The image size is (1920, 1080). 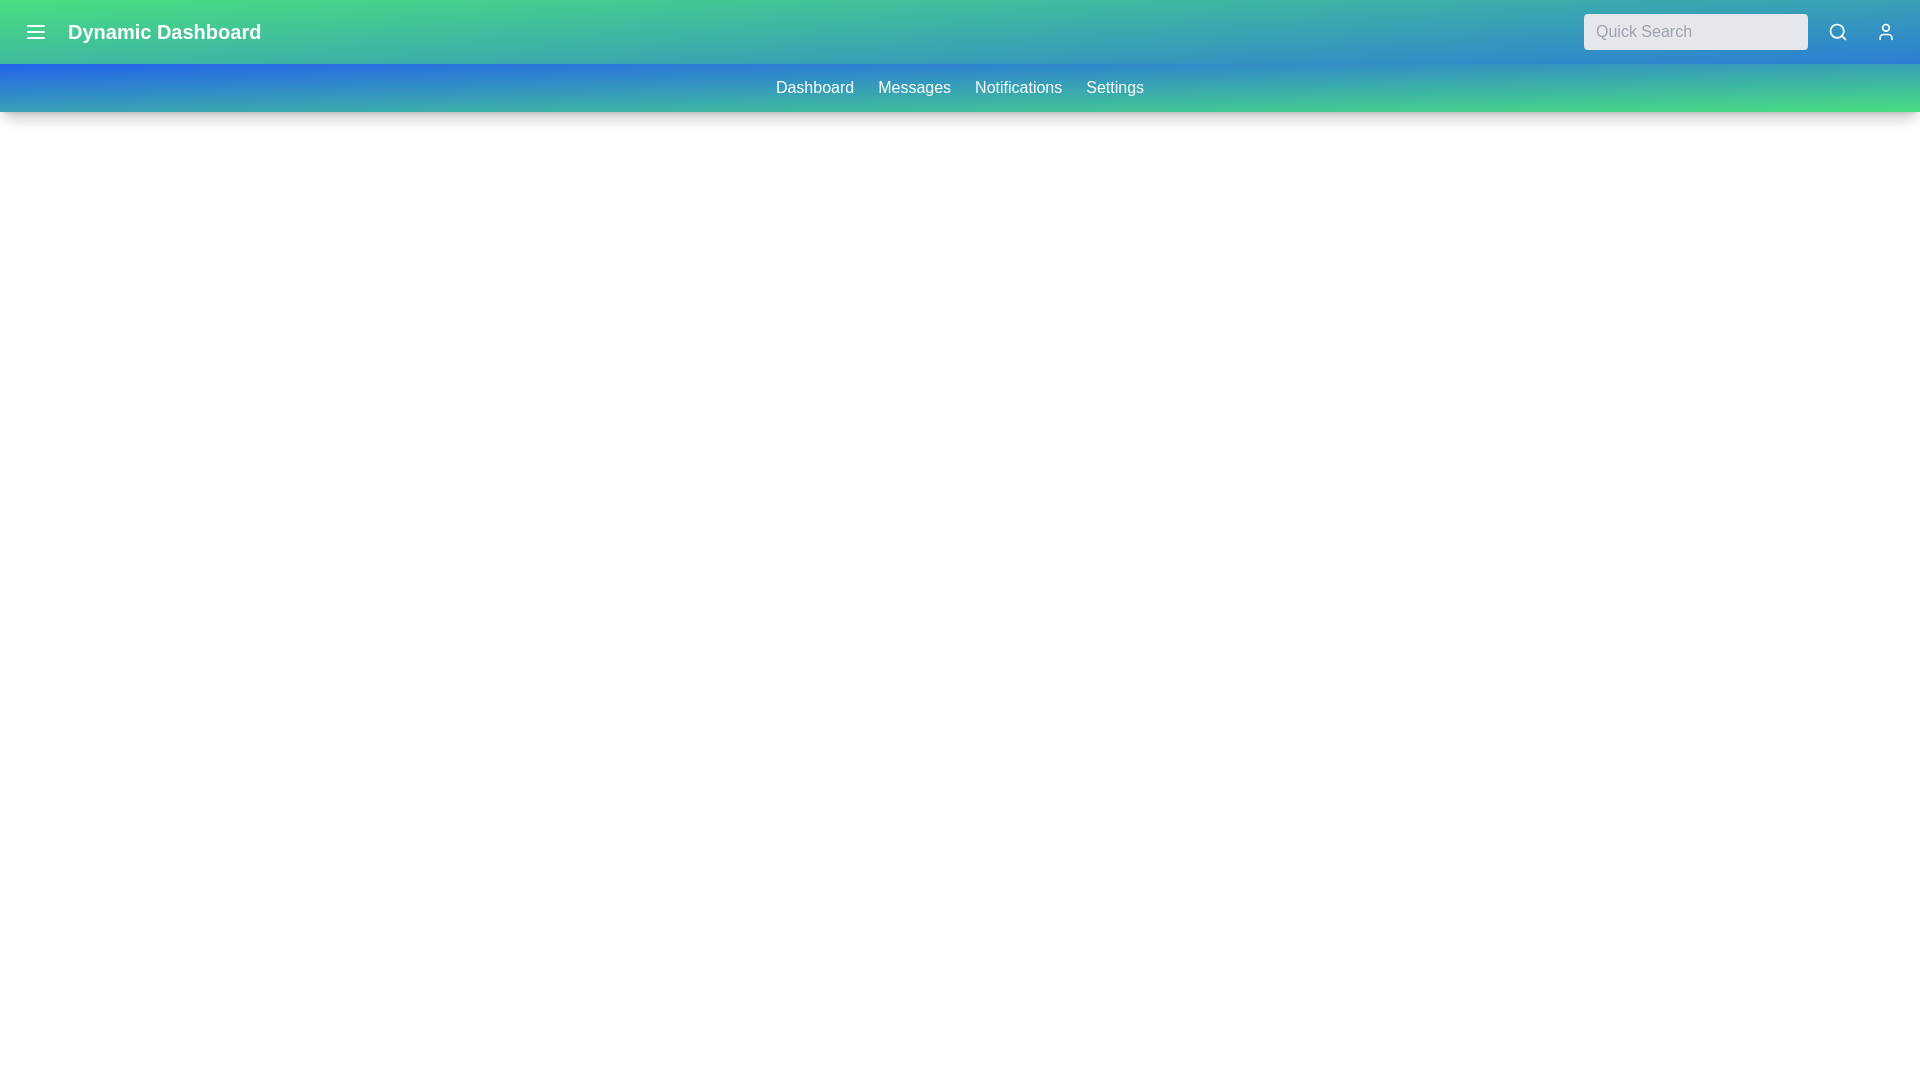 I want to click on the magnifying glass icon in the top-right corner of the interface, so click(x=1838, y=31).